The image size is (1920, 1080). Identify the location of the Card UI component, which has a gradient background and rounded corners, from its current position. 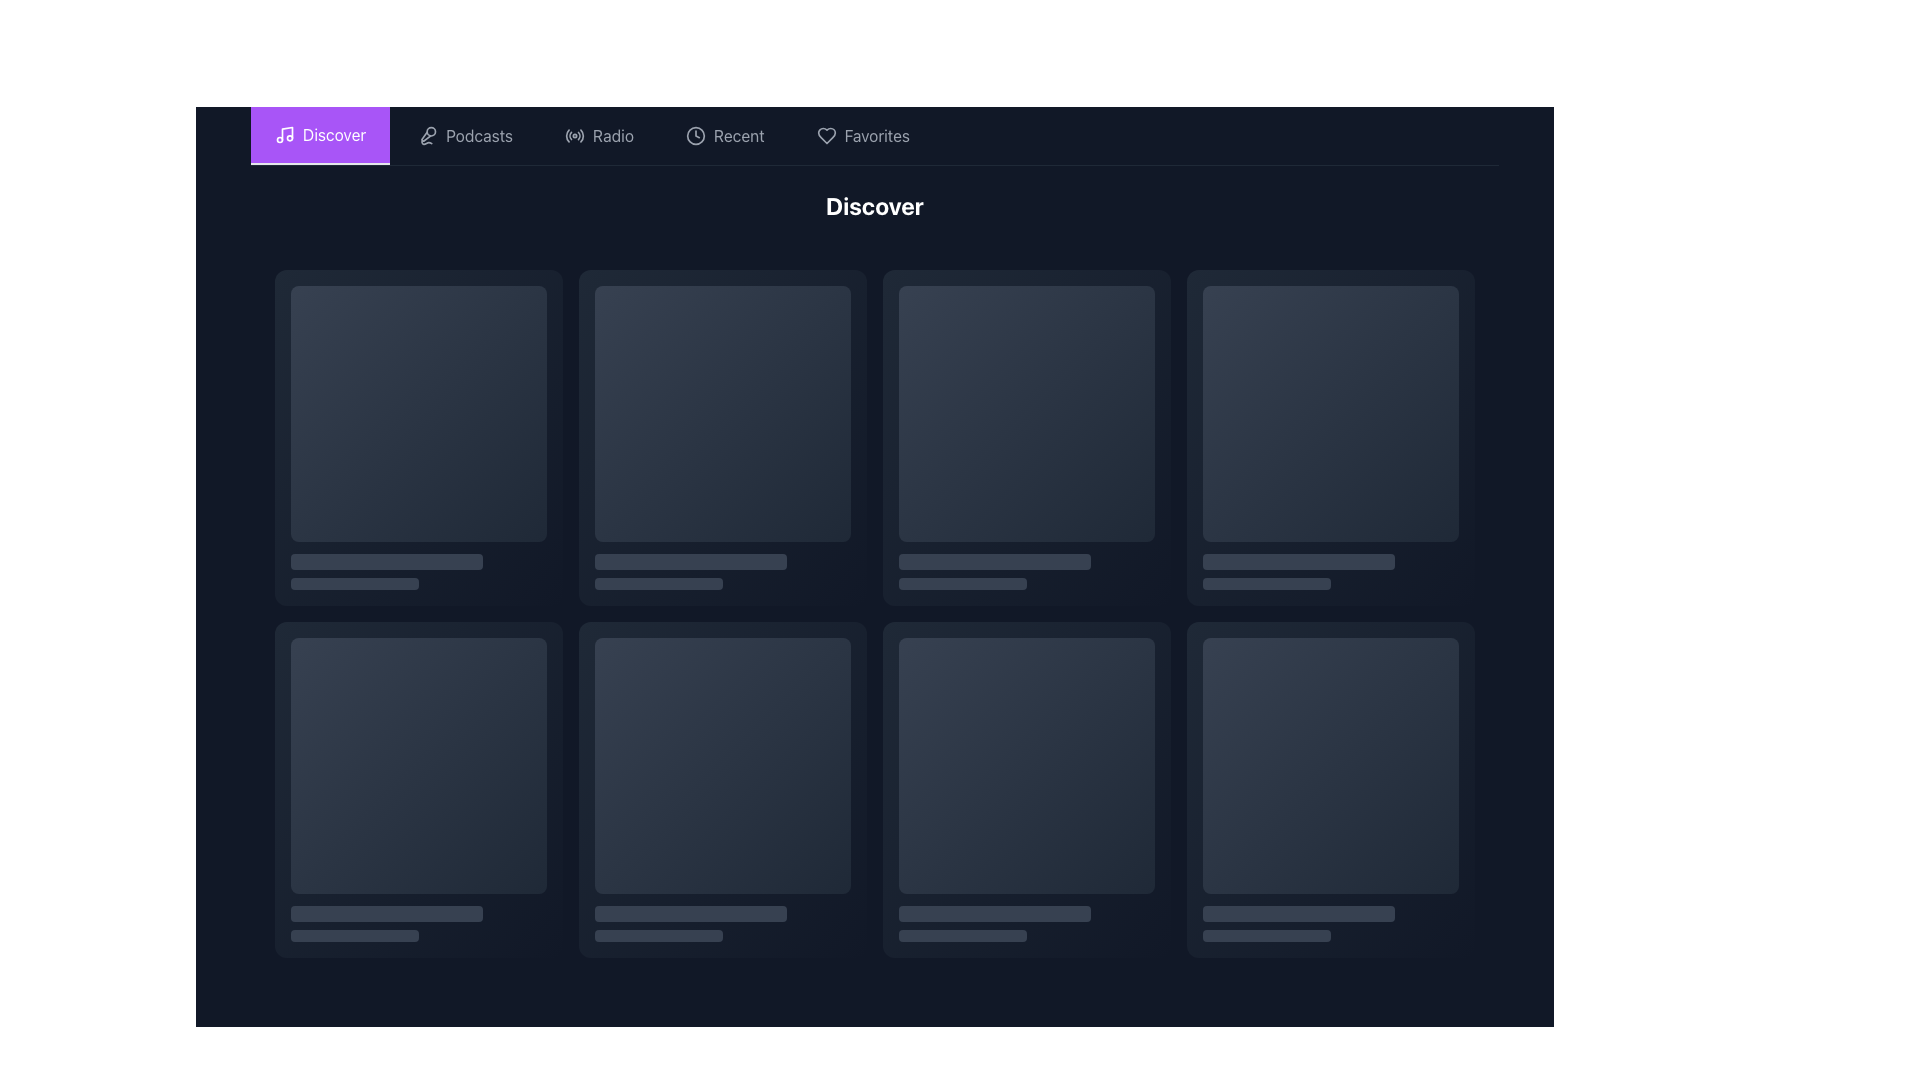
(722, 437).